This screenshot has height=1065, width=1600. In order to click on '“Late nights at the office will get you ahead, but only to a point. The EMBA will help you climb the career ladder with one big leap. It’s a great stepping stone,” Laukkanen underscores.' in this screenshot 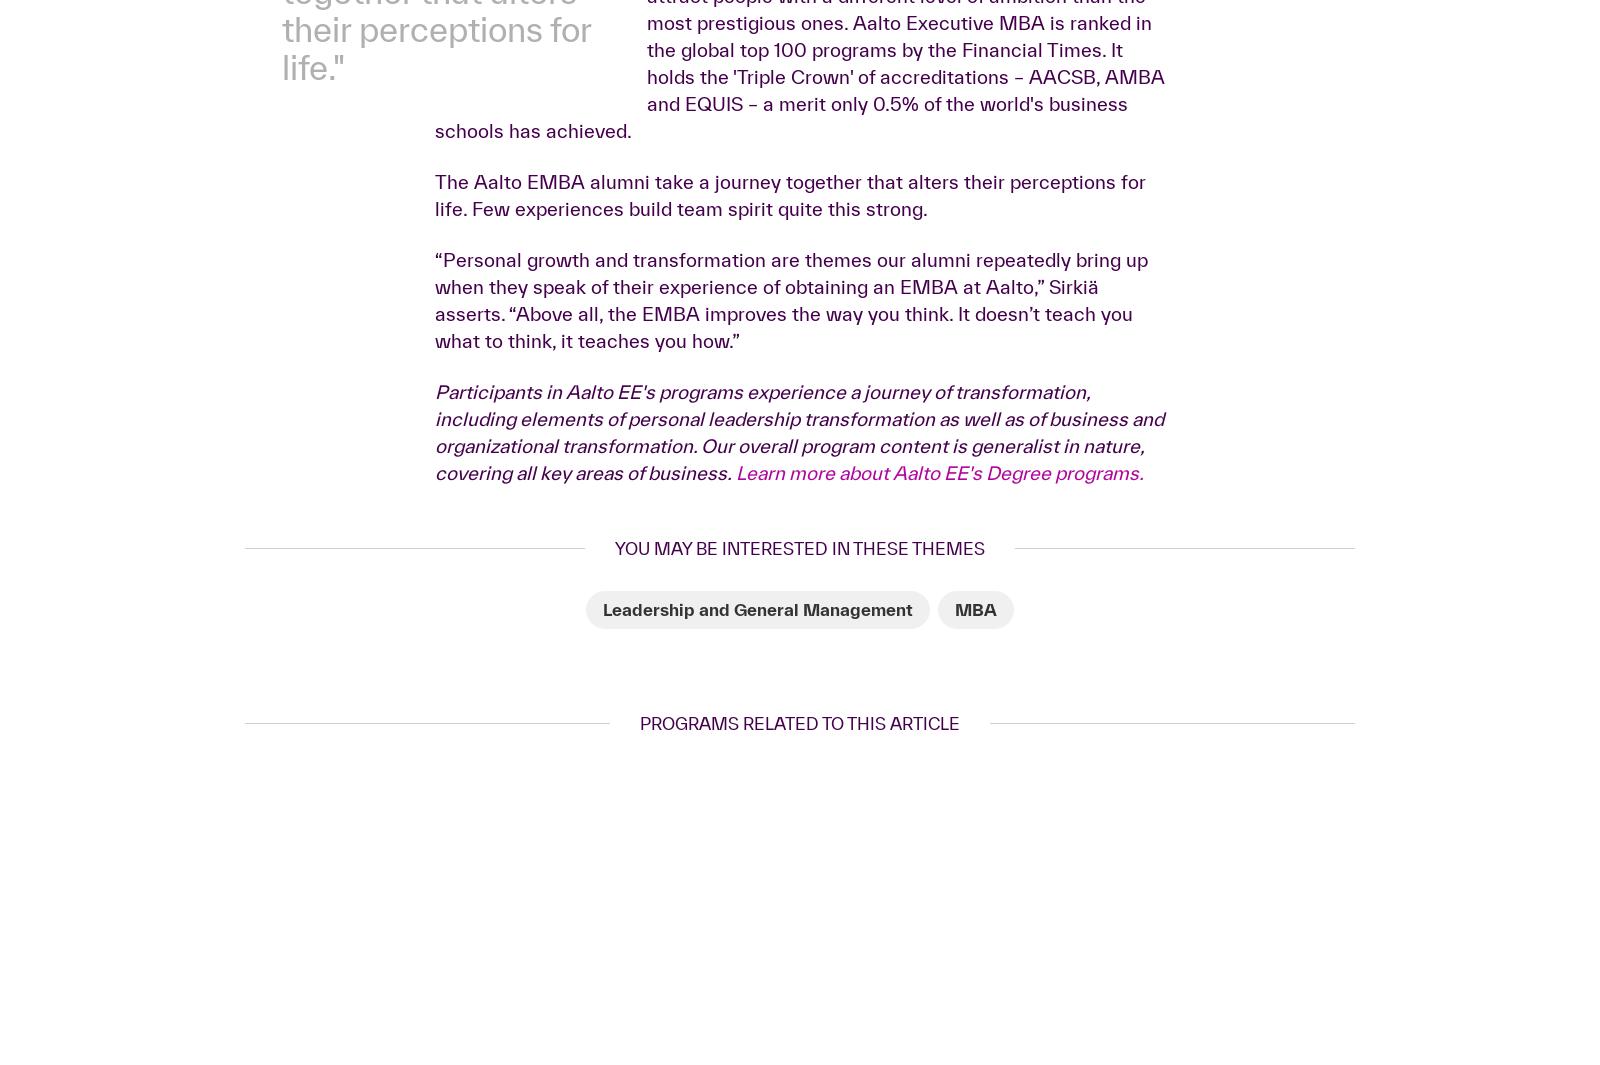, I will do `click(783, 150)`.